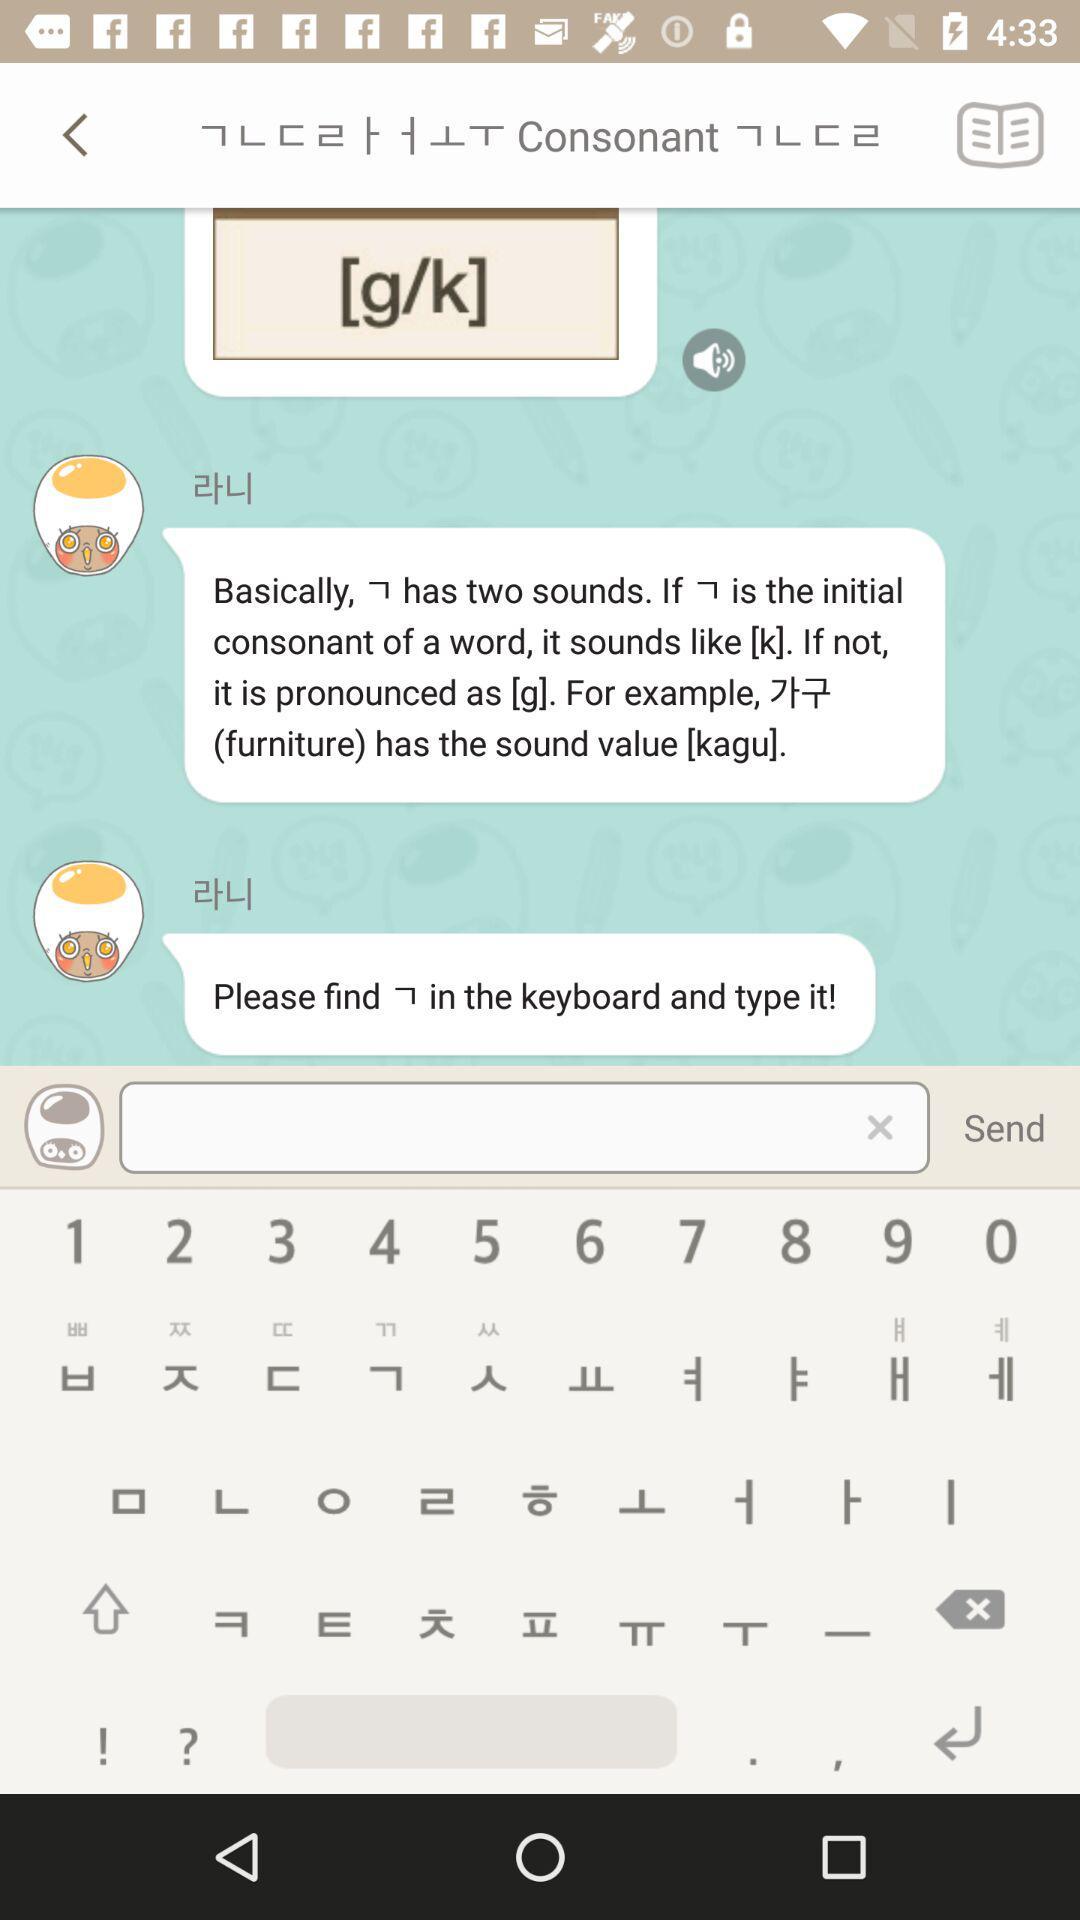  I want to click on the close icon, so click(879, 1127).